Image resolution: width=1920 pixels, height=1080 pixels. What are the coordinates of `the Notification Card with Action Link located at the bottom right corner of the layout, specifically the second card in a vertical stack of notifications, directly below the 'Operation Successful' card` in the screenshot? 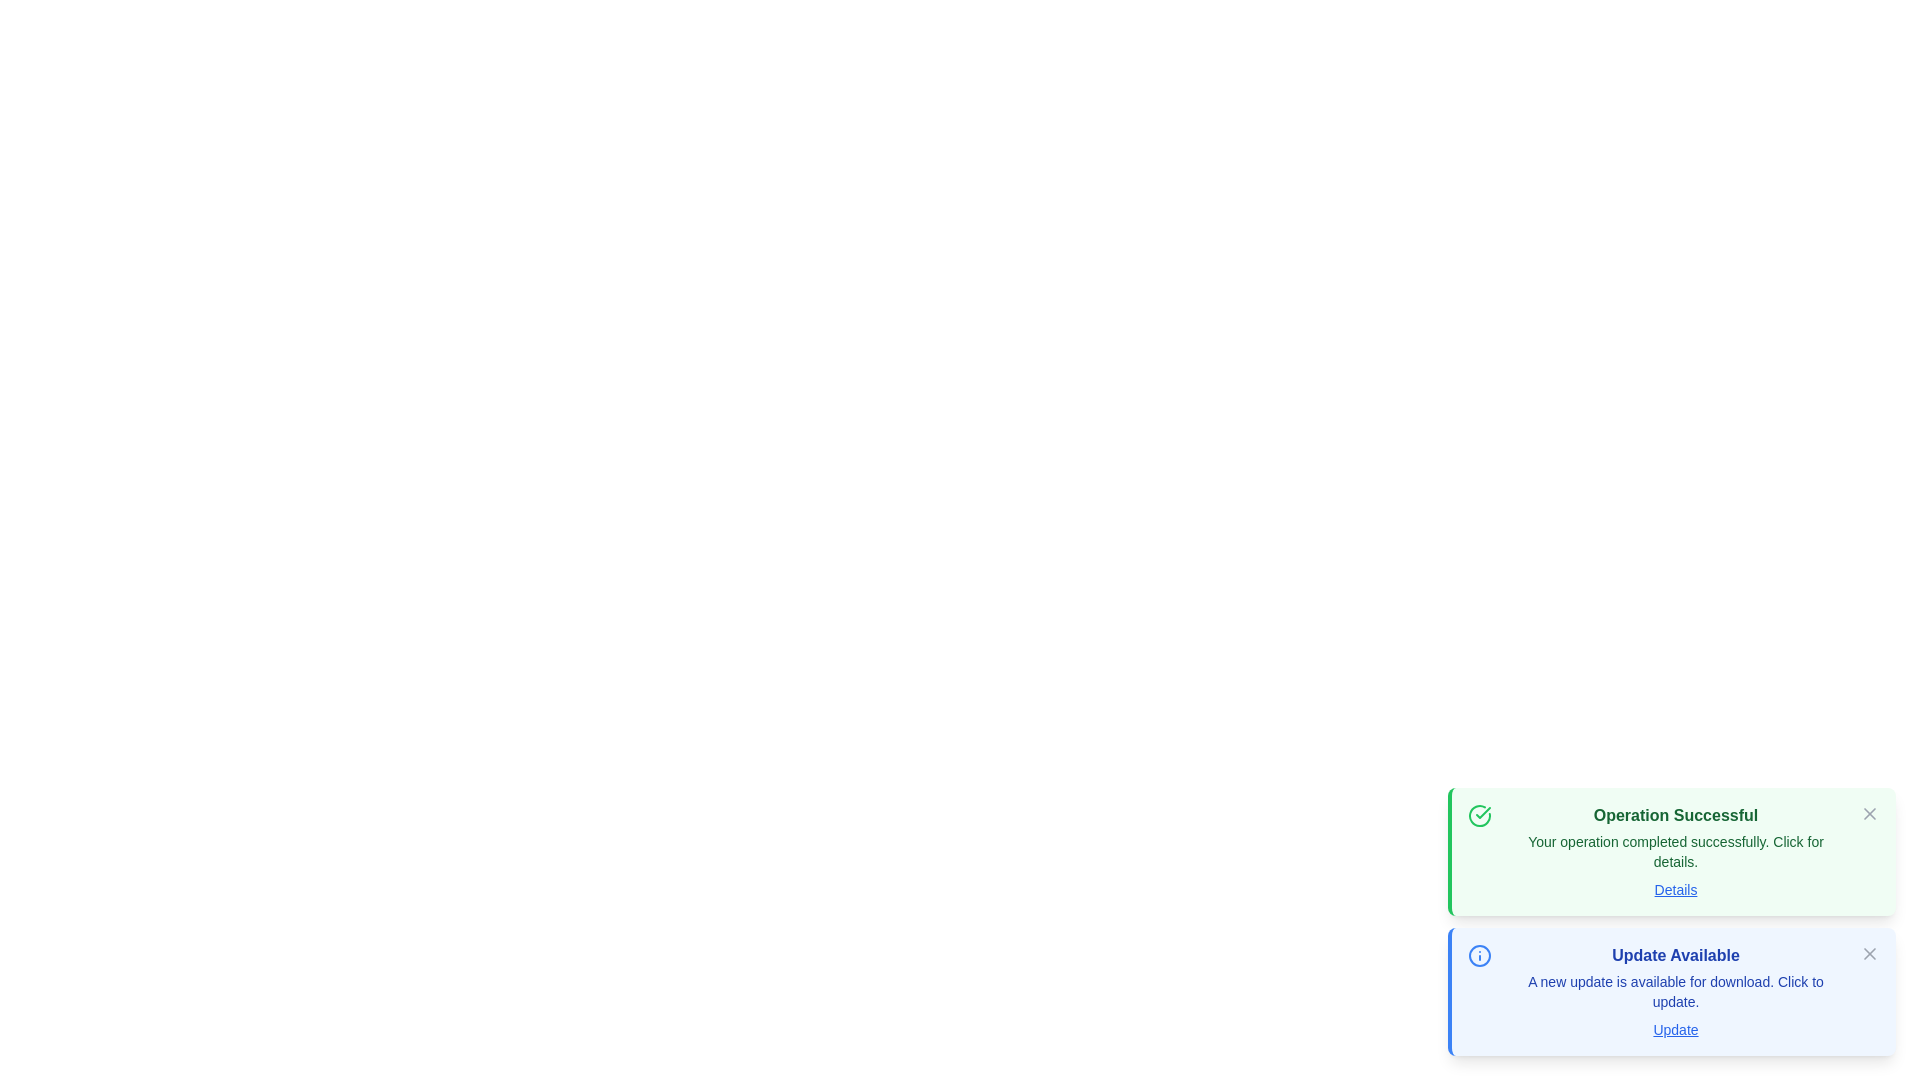 It's located at (1675, 991).